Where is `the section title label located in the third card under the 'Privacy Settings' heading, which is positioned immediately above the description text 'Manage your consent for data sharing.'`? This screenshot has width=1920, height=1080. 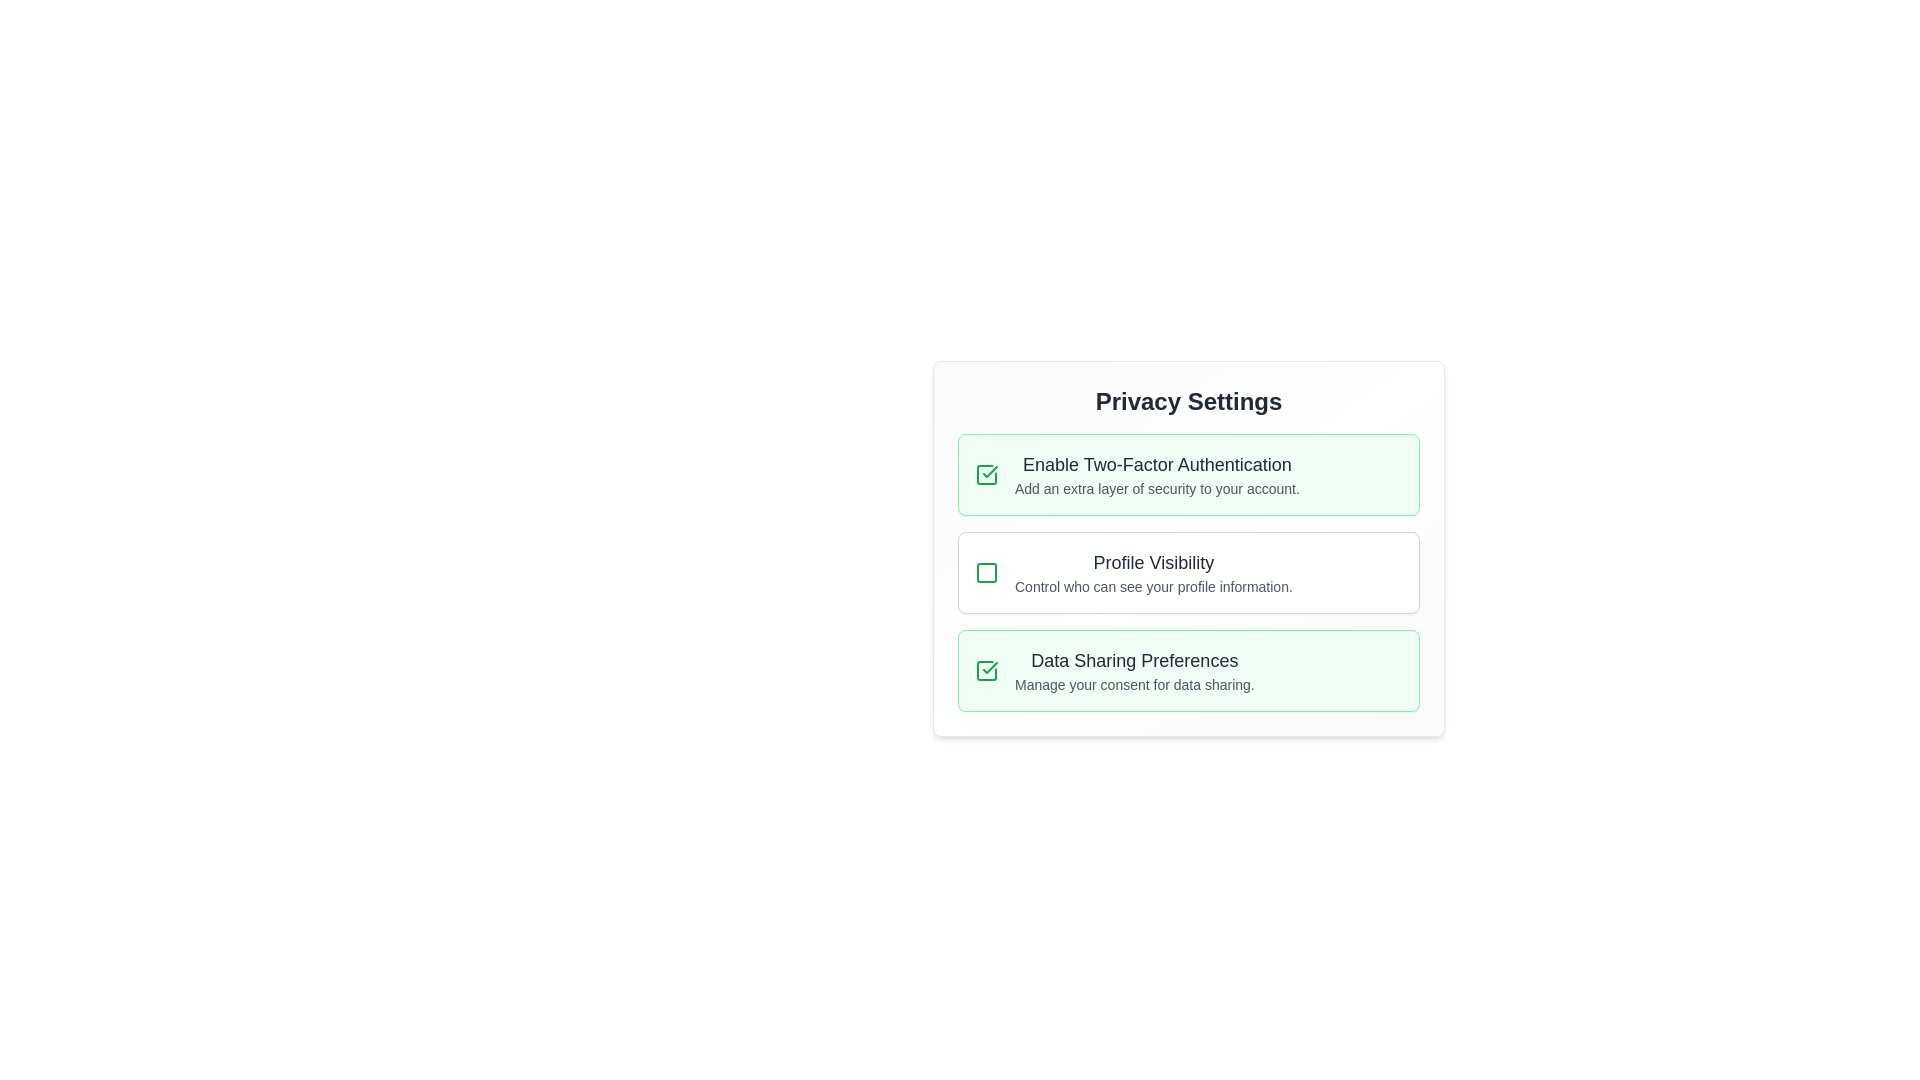
the section title label located in the third card under the 'Privacy Settings' heading, which is positioned immediately above the description text 'Manage your consent for data sharing.' is located at coordinates (1134, 660).